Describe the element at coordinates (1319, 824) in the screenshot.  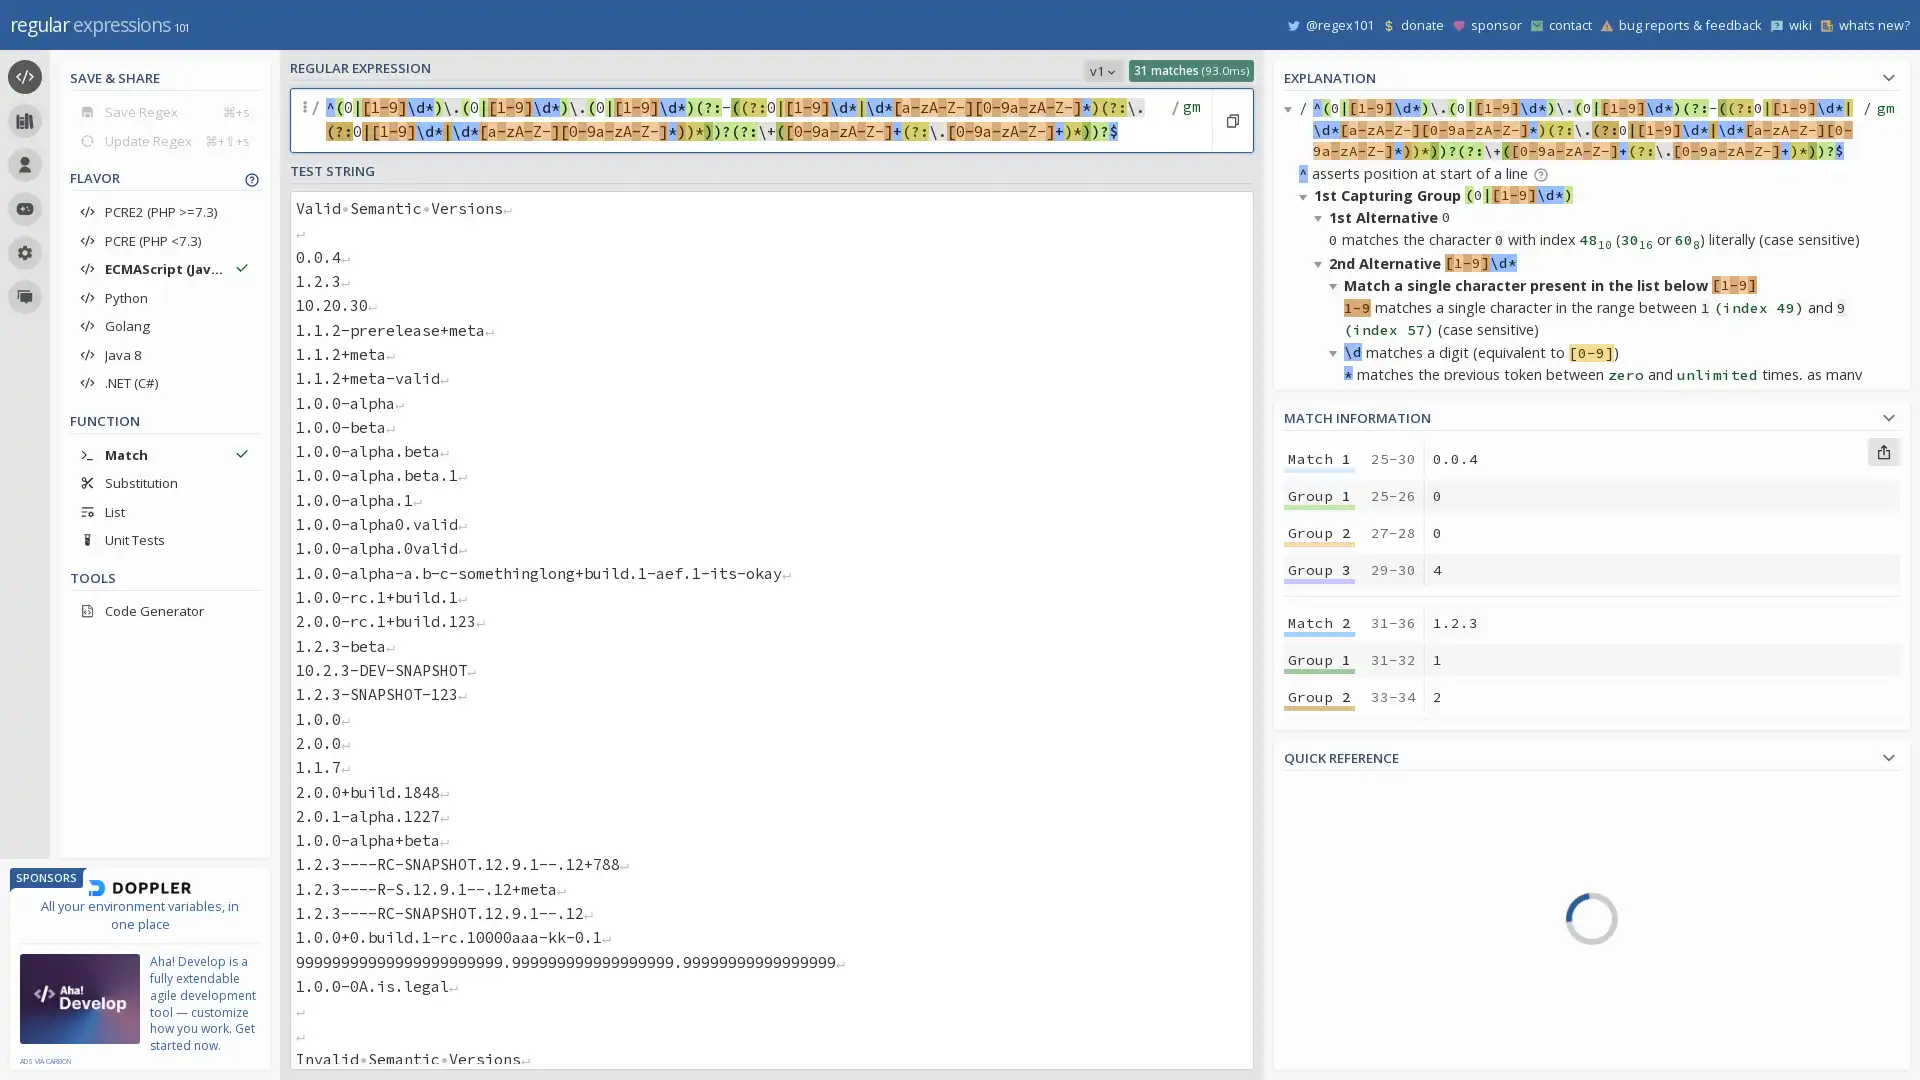
I see `Group 1` at that location.